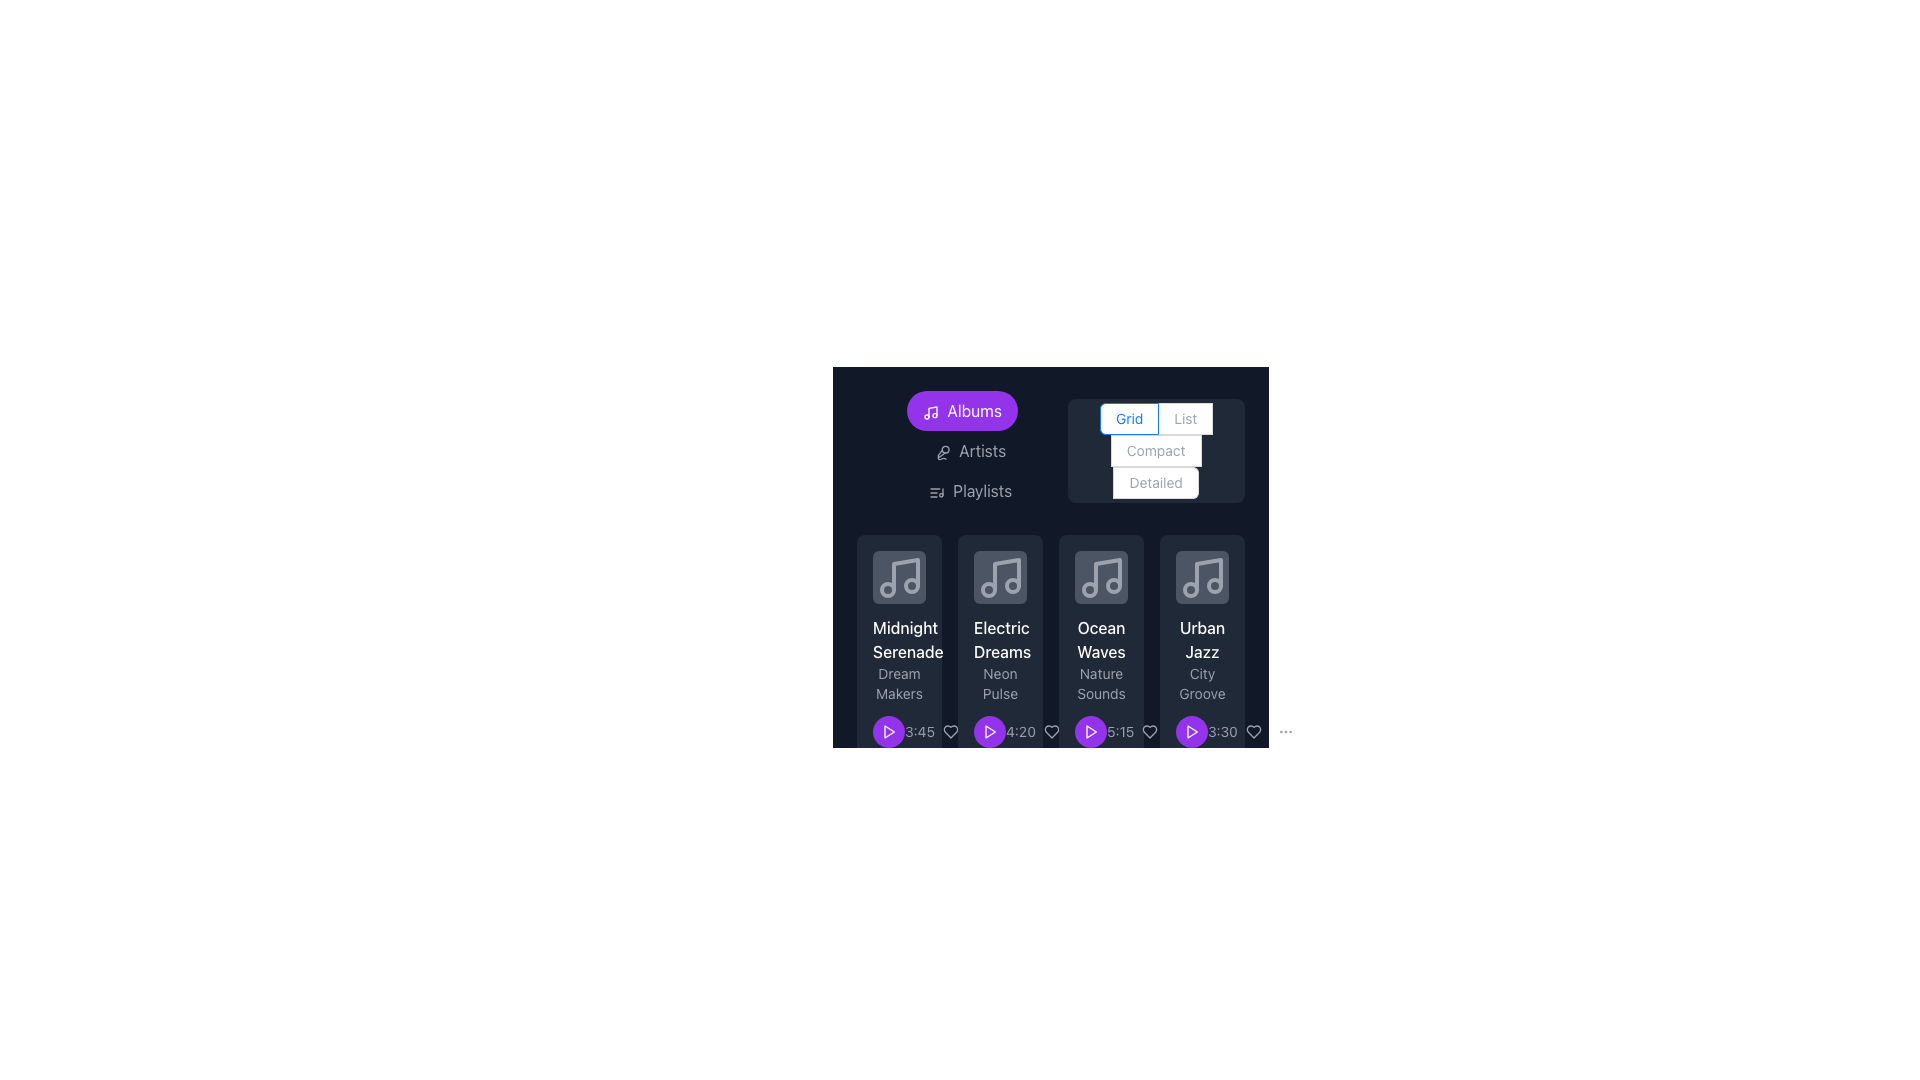  What do you see at coordinates (1156, 451) in the screenshot?
I see `the compact layout radio button, which is the third item in a vertical list of radio buttons for layout view options` at bounding box center [1156, 451].